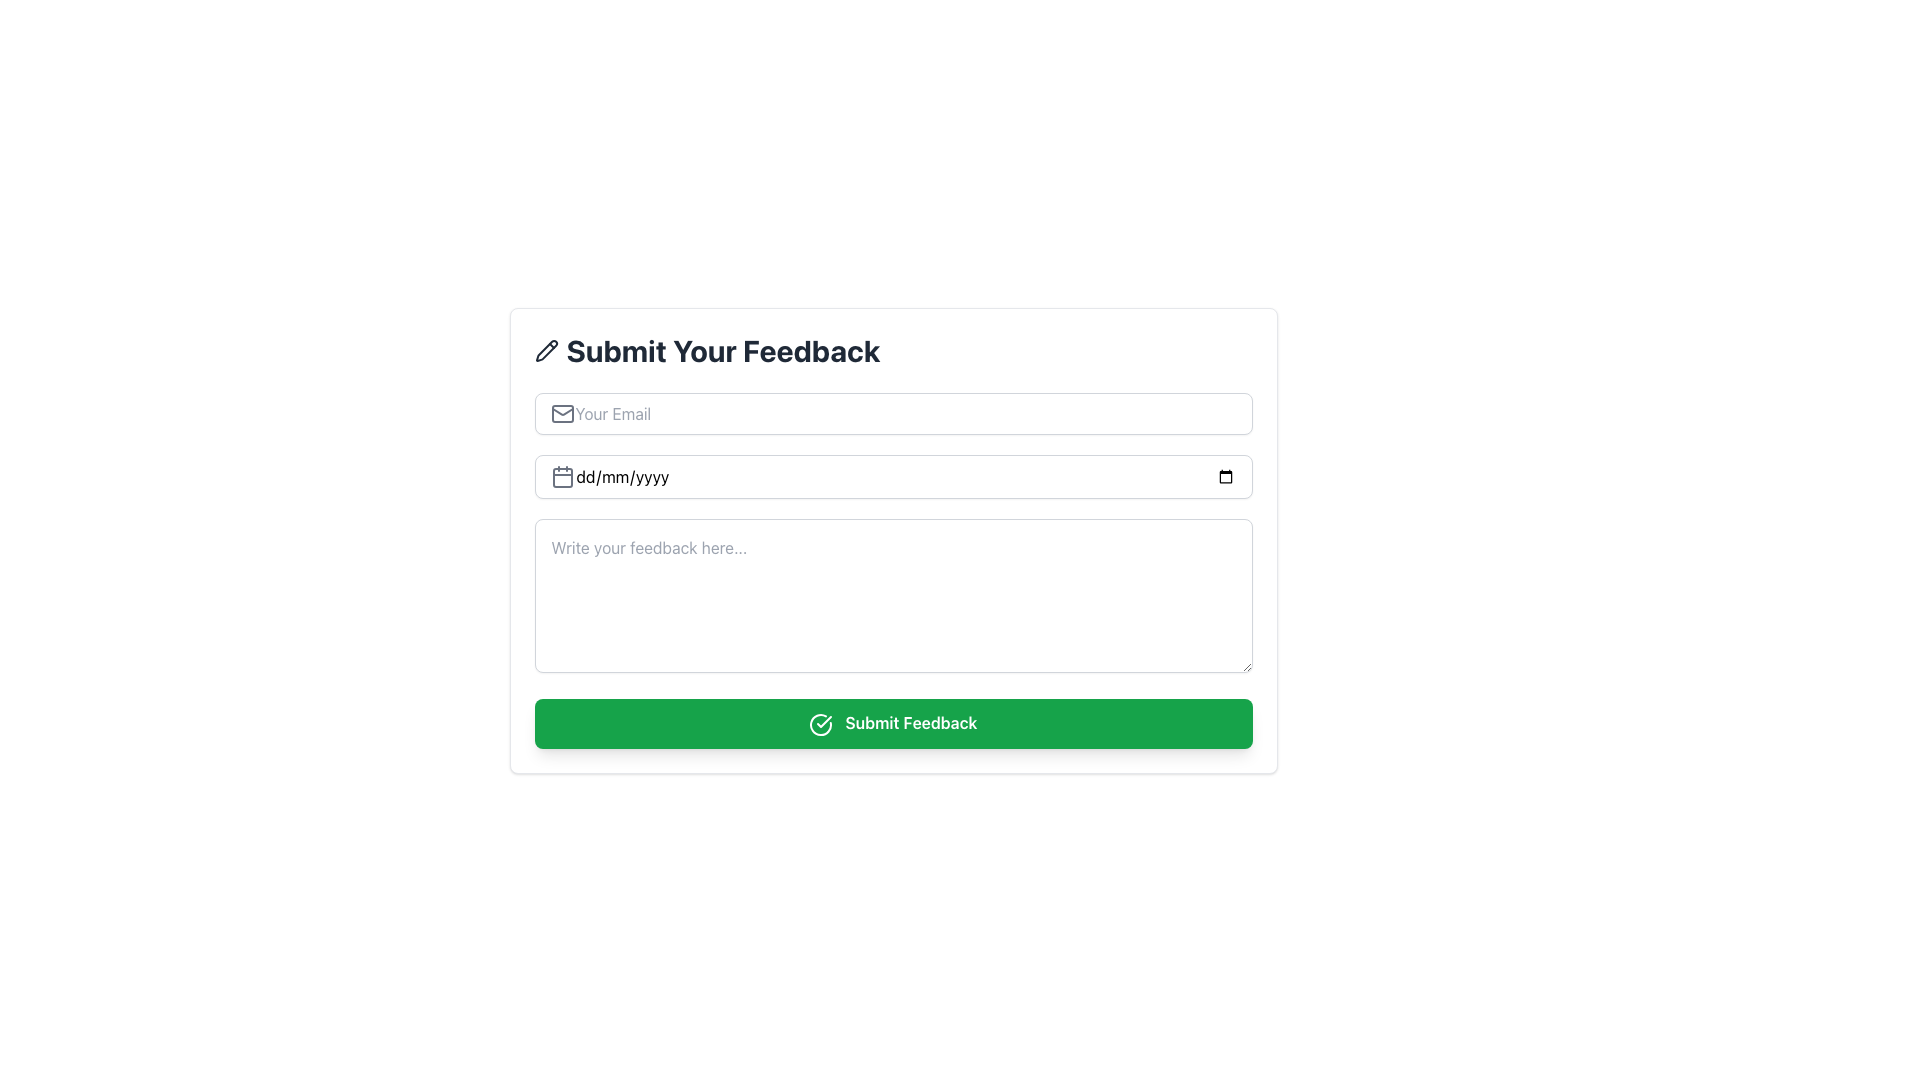 The height and width of the screenshot is (1080, 1920). What do you see at coordinates (546, 350) in the screenshot?
I see `the editing icon located at the top-left corner of the 'Submit Your Feedback' text in the header area of the form` at bounding box center [546, 350].